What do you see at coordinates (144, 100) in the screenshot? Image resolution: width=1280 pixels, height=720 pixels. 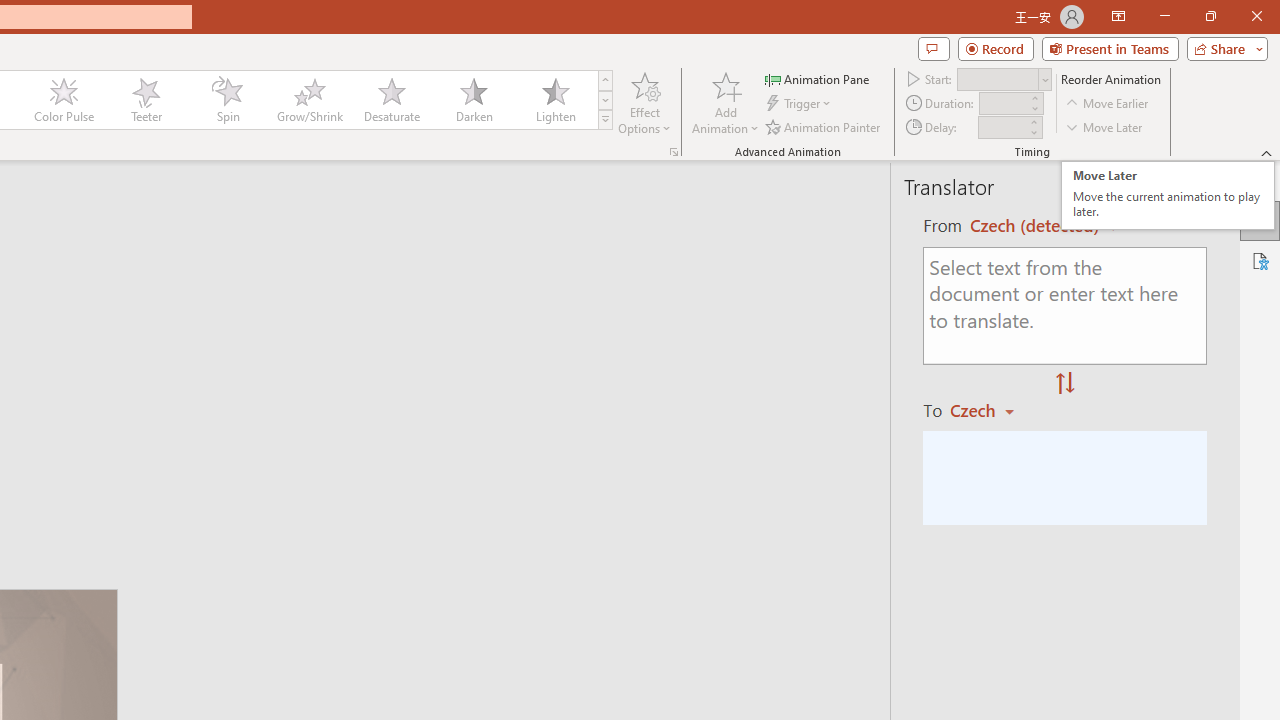 I see `'Teeter'` at bounding box center [144, 100].